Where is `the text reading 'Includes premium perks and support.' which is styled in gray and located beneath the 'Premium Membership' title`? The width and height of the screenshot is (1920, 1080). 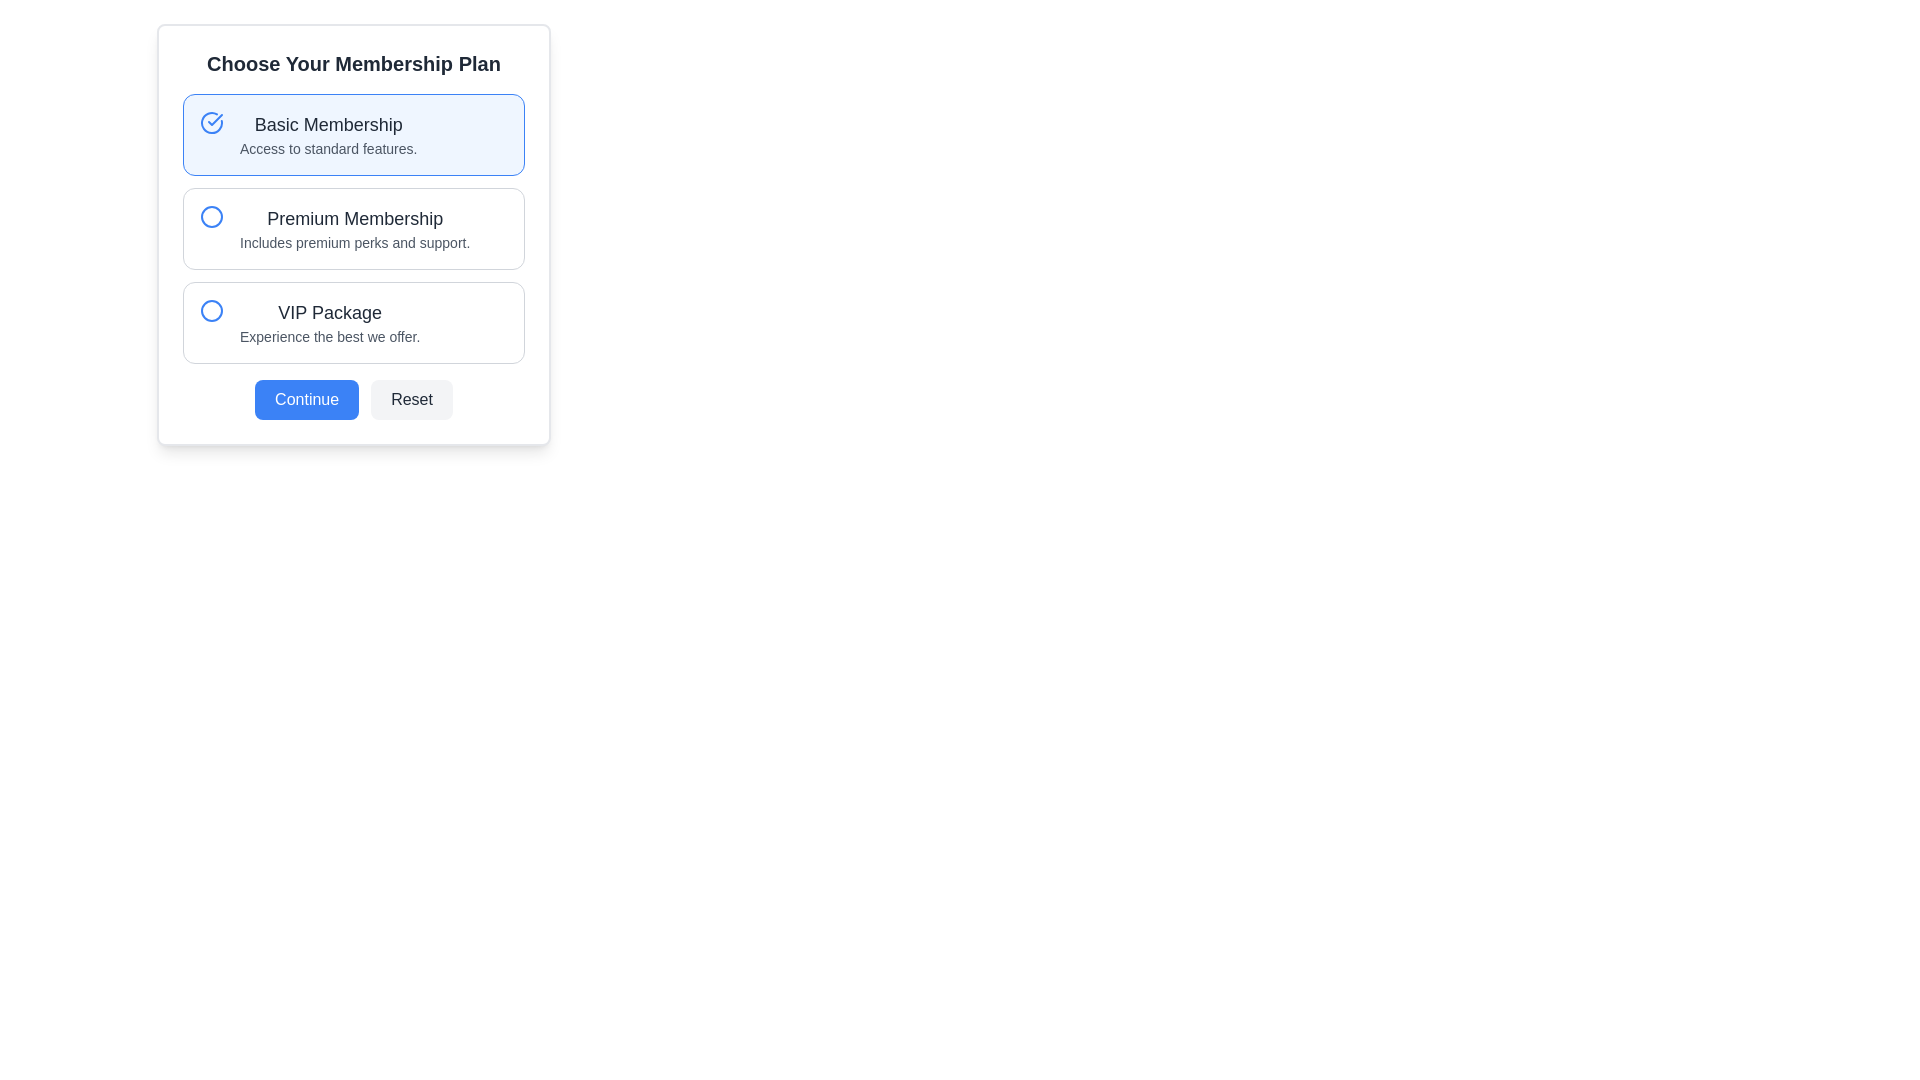 the text reading 'Includes premium perks and support.' which is styled in gray and located beneath the 'Premium Membership' title is located at coordinates (355, 242).